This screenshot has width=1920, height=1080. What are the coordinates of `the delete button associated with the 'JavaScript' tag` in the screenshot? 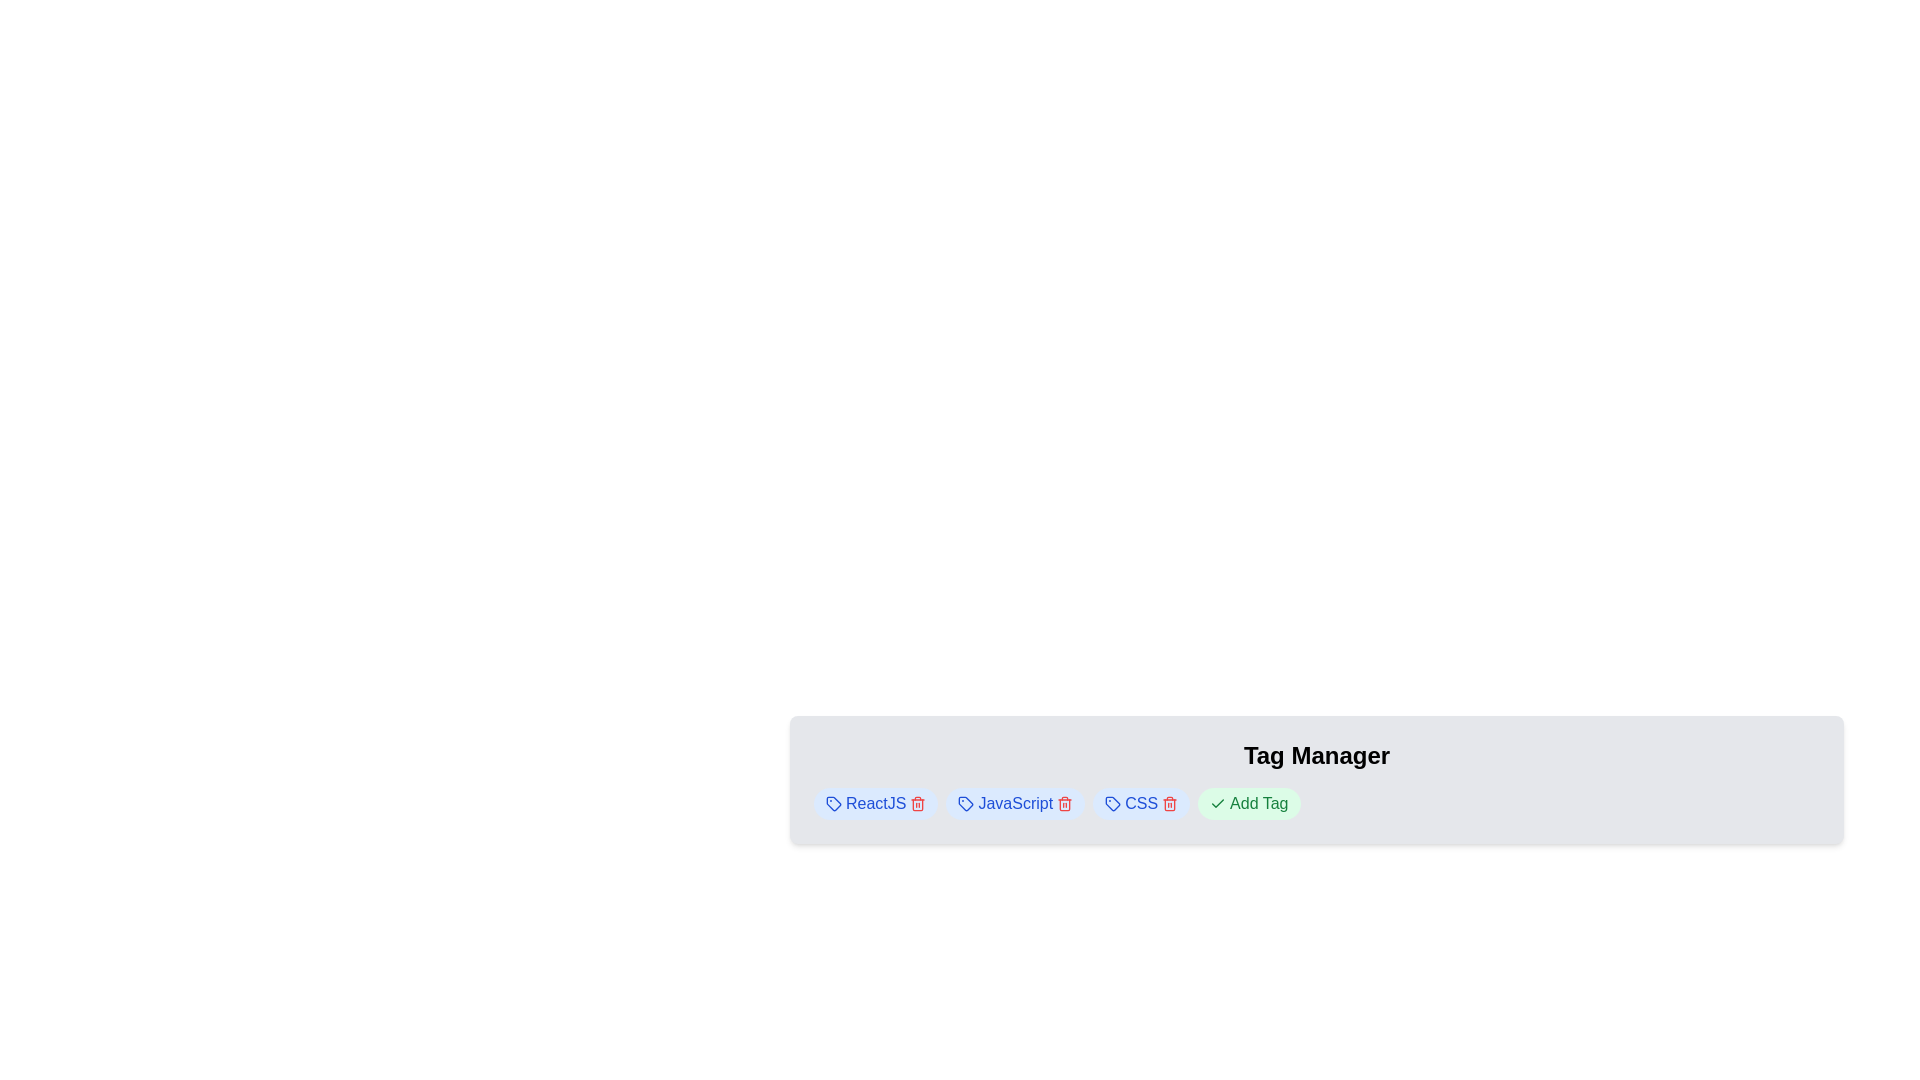 It's located at (1064, 802).